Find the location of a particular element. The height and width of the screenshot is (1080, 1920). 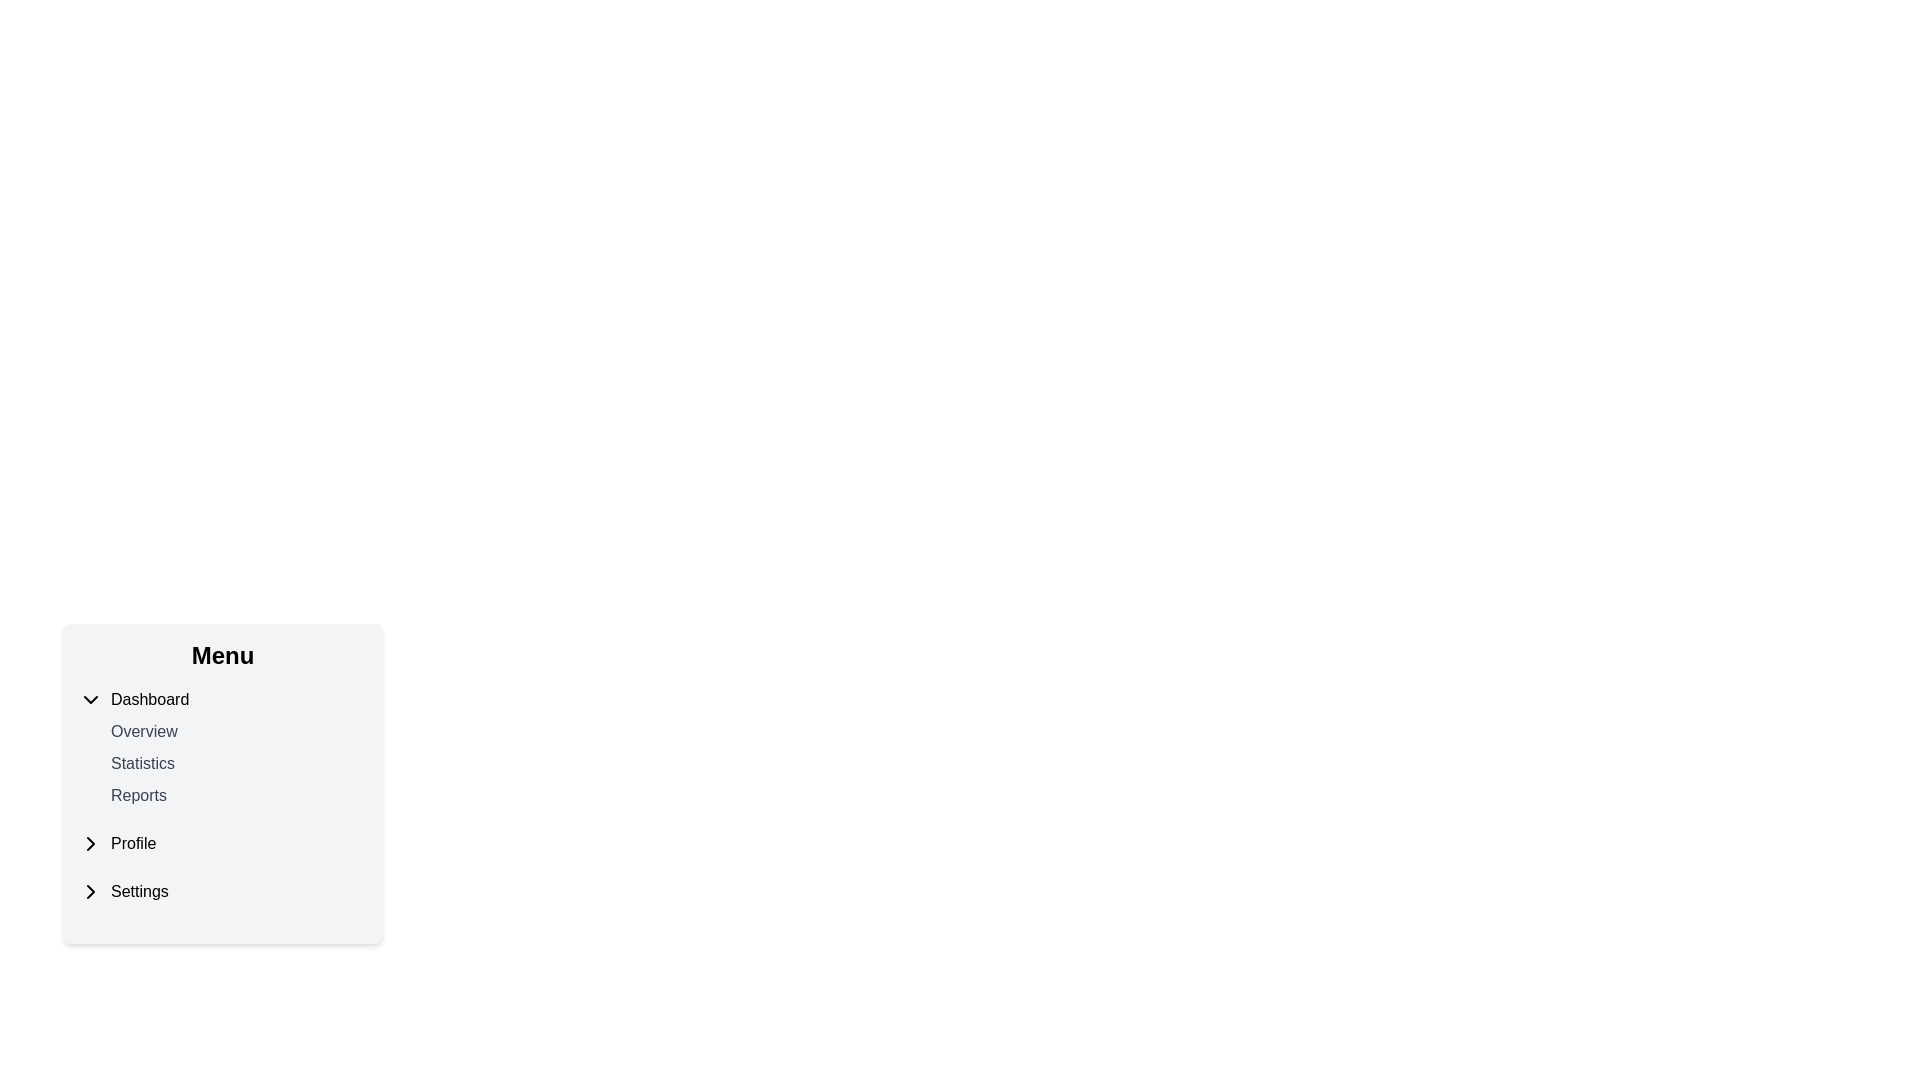

the 'Reports' item in the vertical menu group located in the Dashboard section is located at coordinates (235, 763).